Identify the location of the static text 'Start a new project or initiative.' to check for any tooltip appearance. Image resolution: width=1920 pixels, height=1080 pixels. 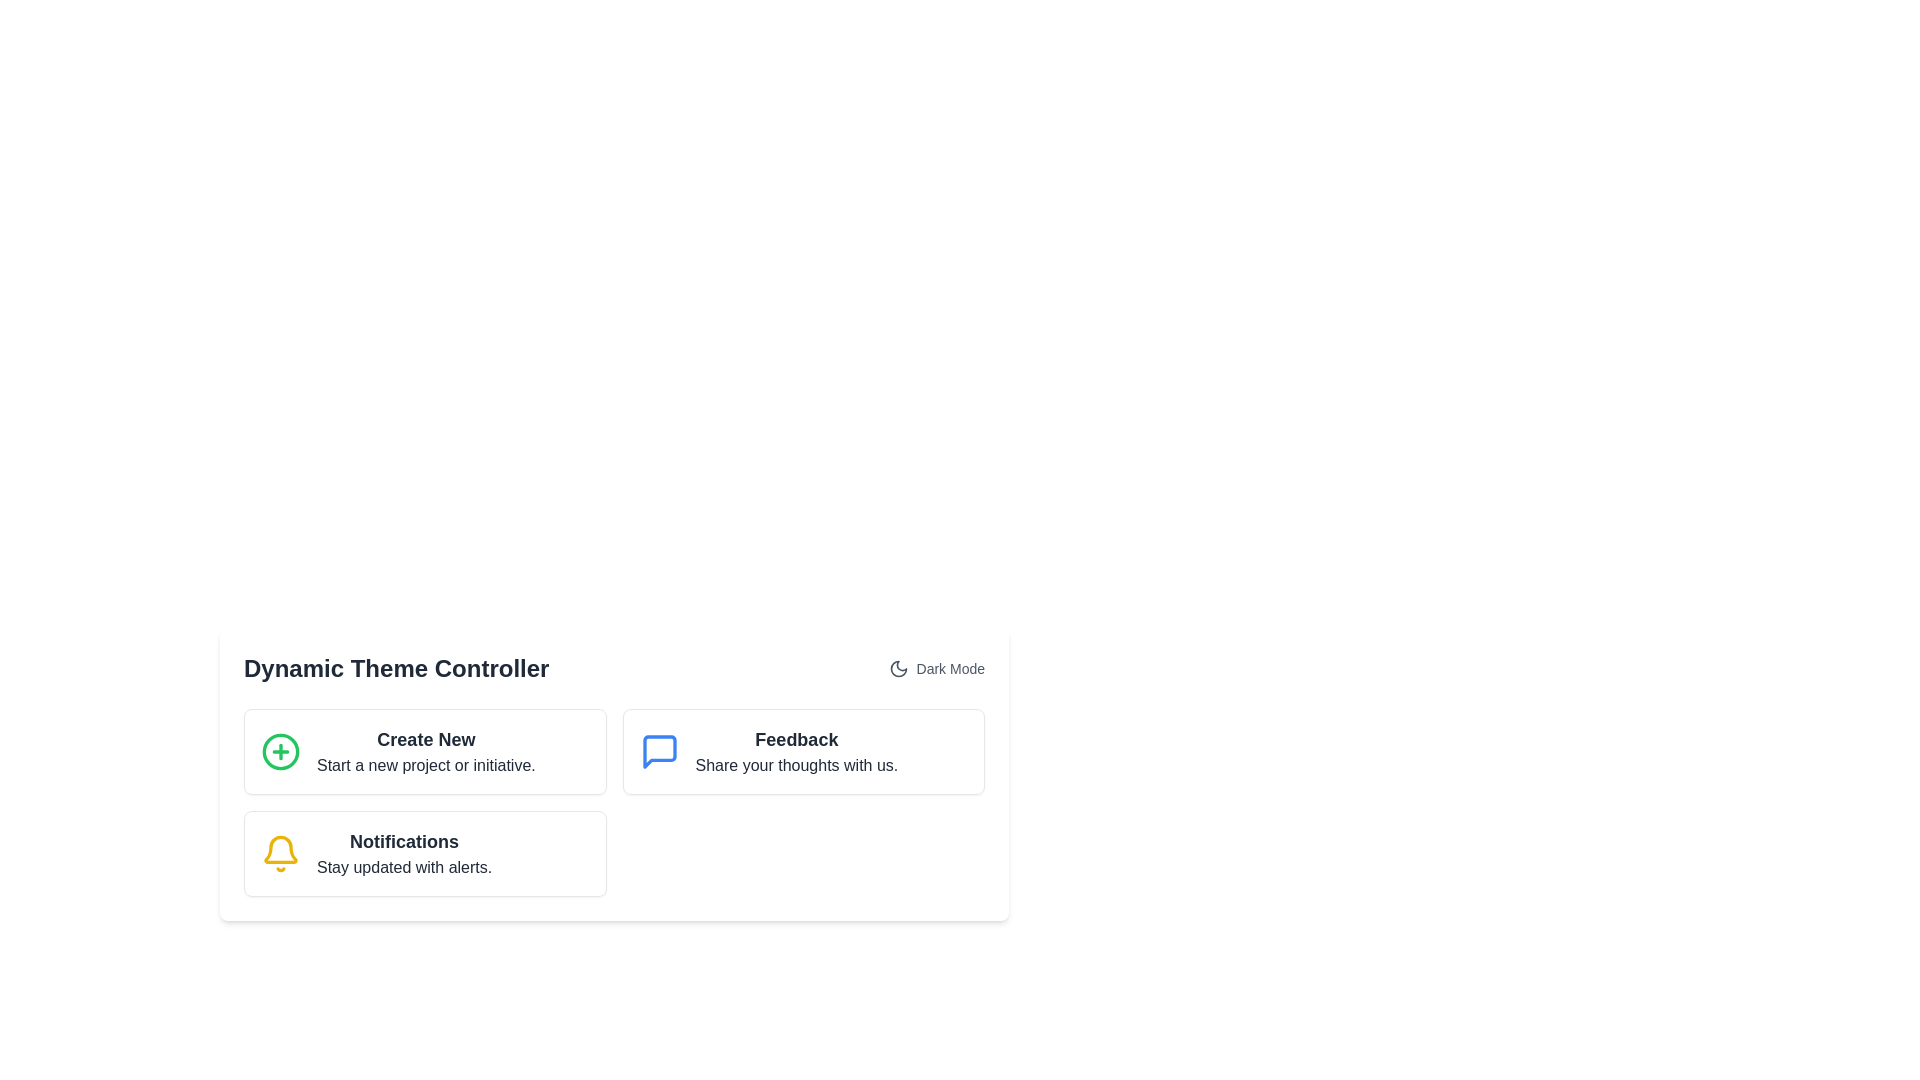
(425, 765).